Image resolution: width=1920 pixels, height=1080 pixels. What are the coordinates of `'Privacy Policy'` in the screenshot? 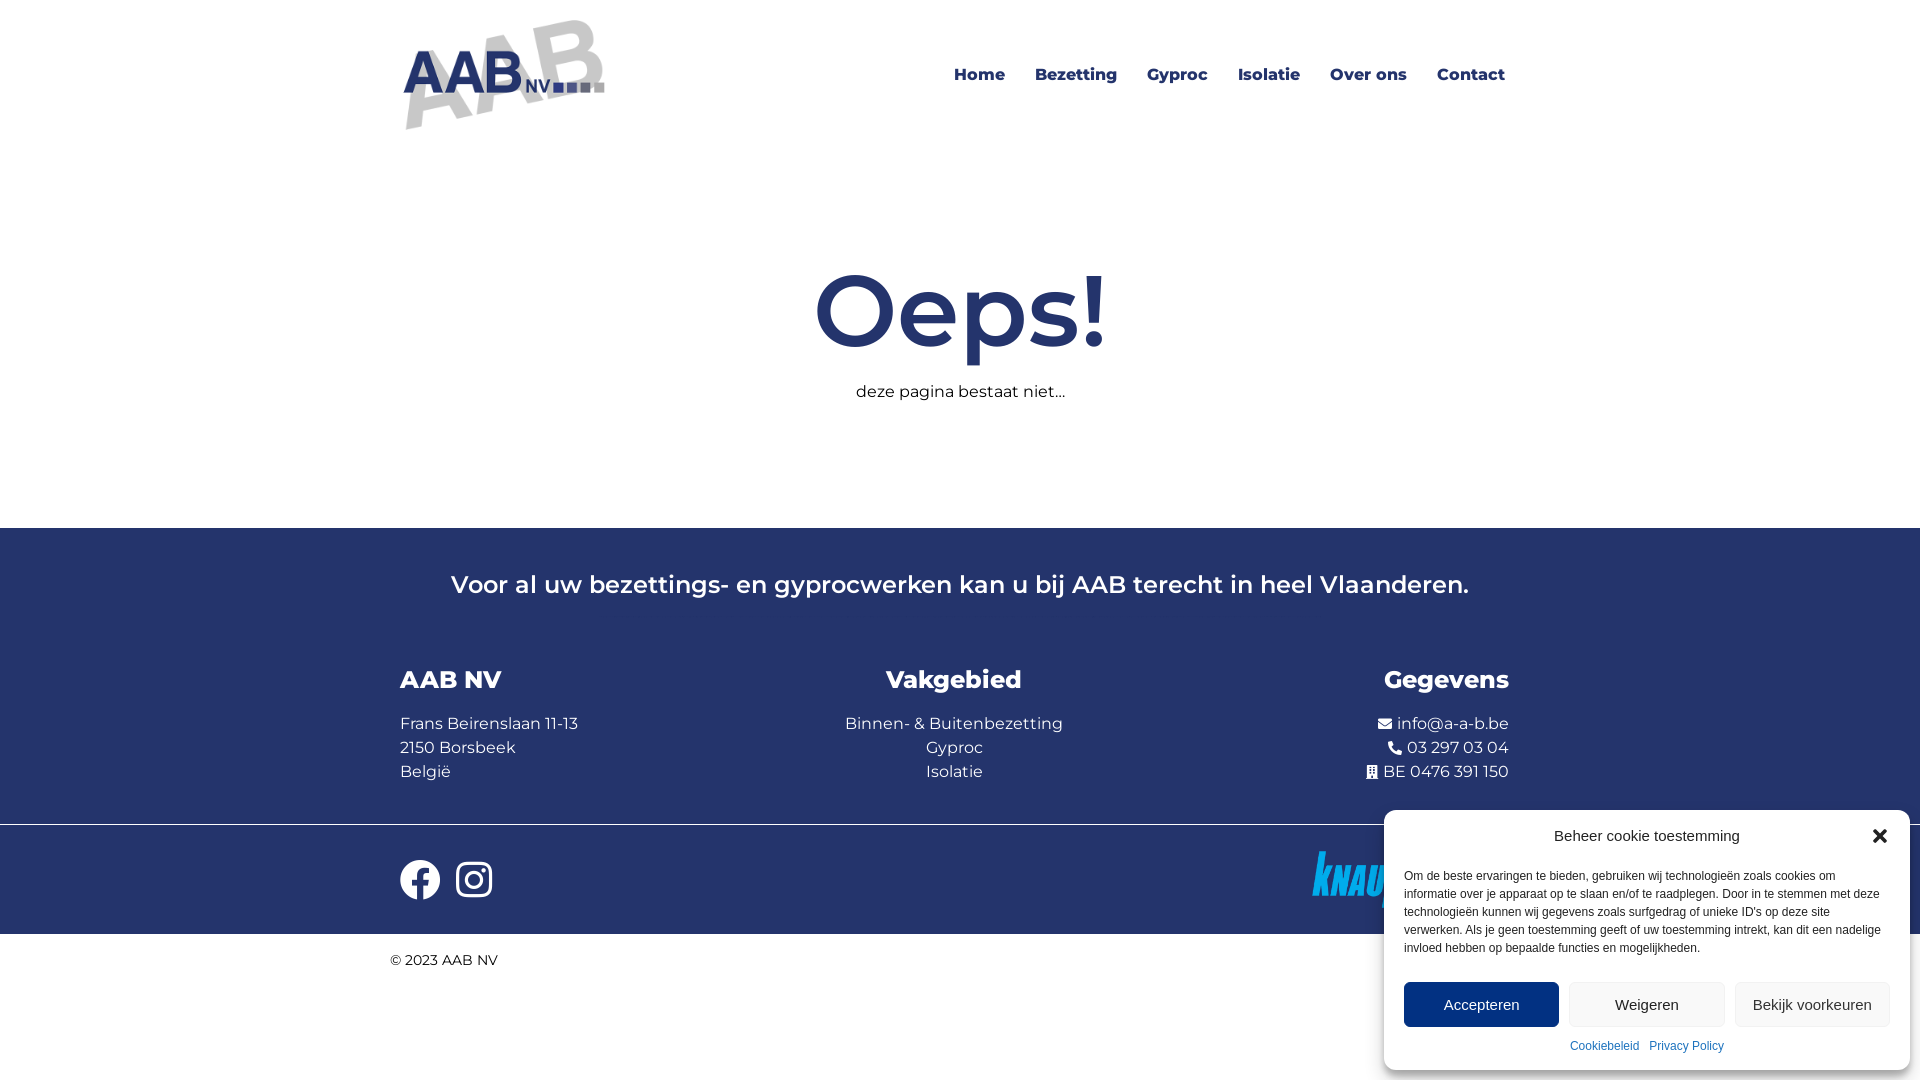 It's located at (1685, 1044).